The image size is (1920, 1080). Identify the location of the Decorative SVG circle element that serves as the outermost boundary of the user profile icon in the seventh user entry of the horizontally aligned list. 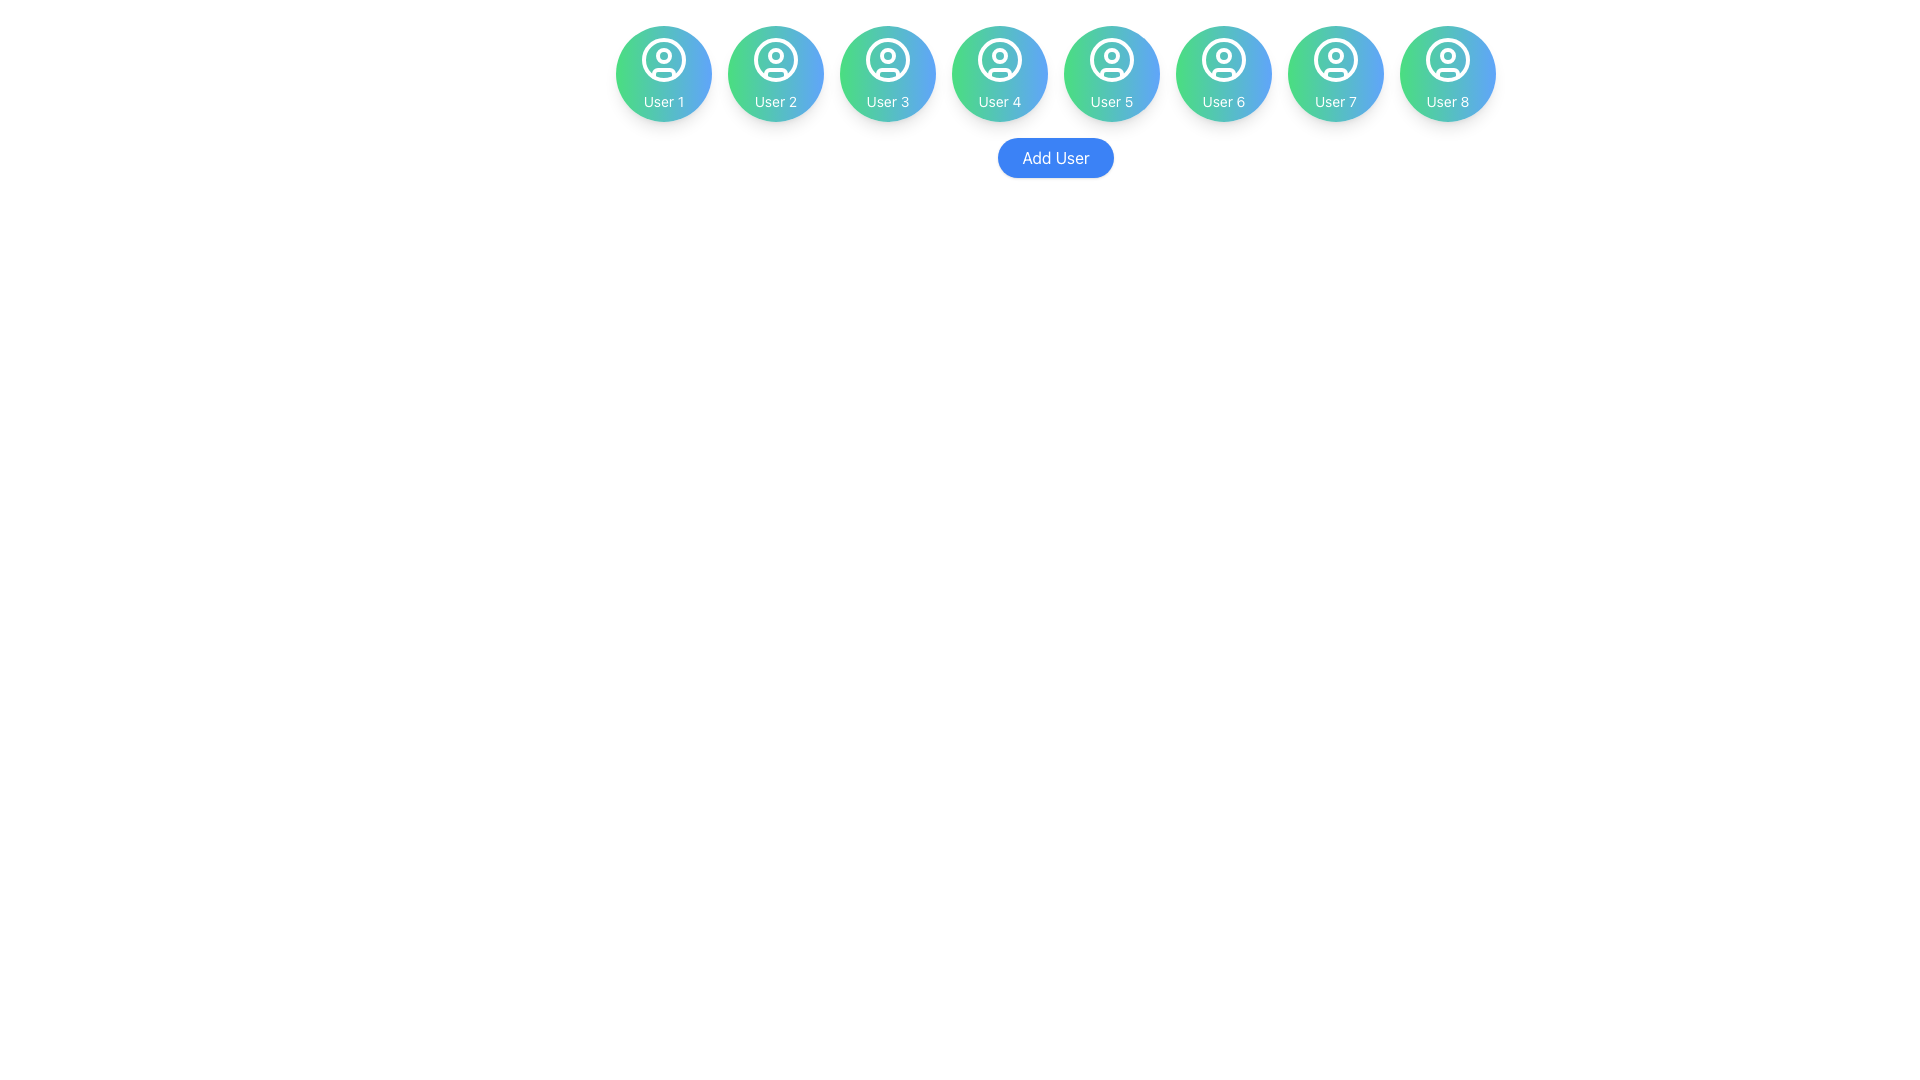
(1335, 59).